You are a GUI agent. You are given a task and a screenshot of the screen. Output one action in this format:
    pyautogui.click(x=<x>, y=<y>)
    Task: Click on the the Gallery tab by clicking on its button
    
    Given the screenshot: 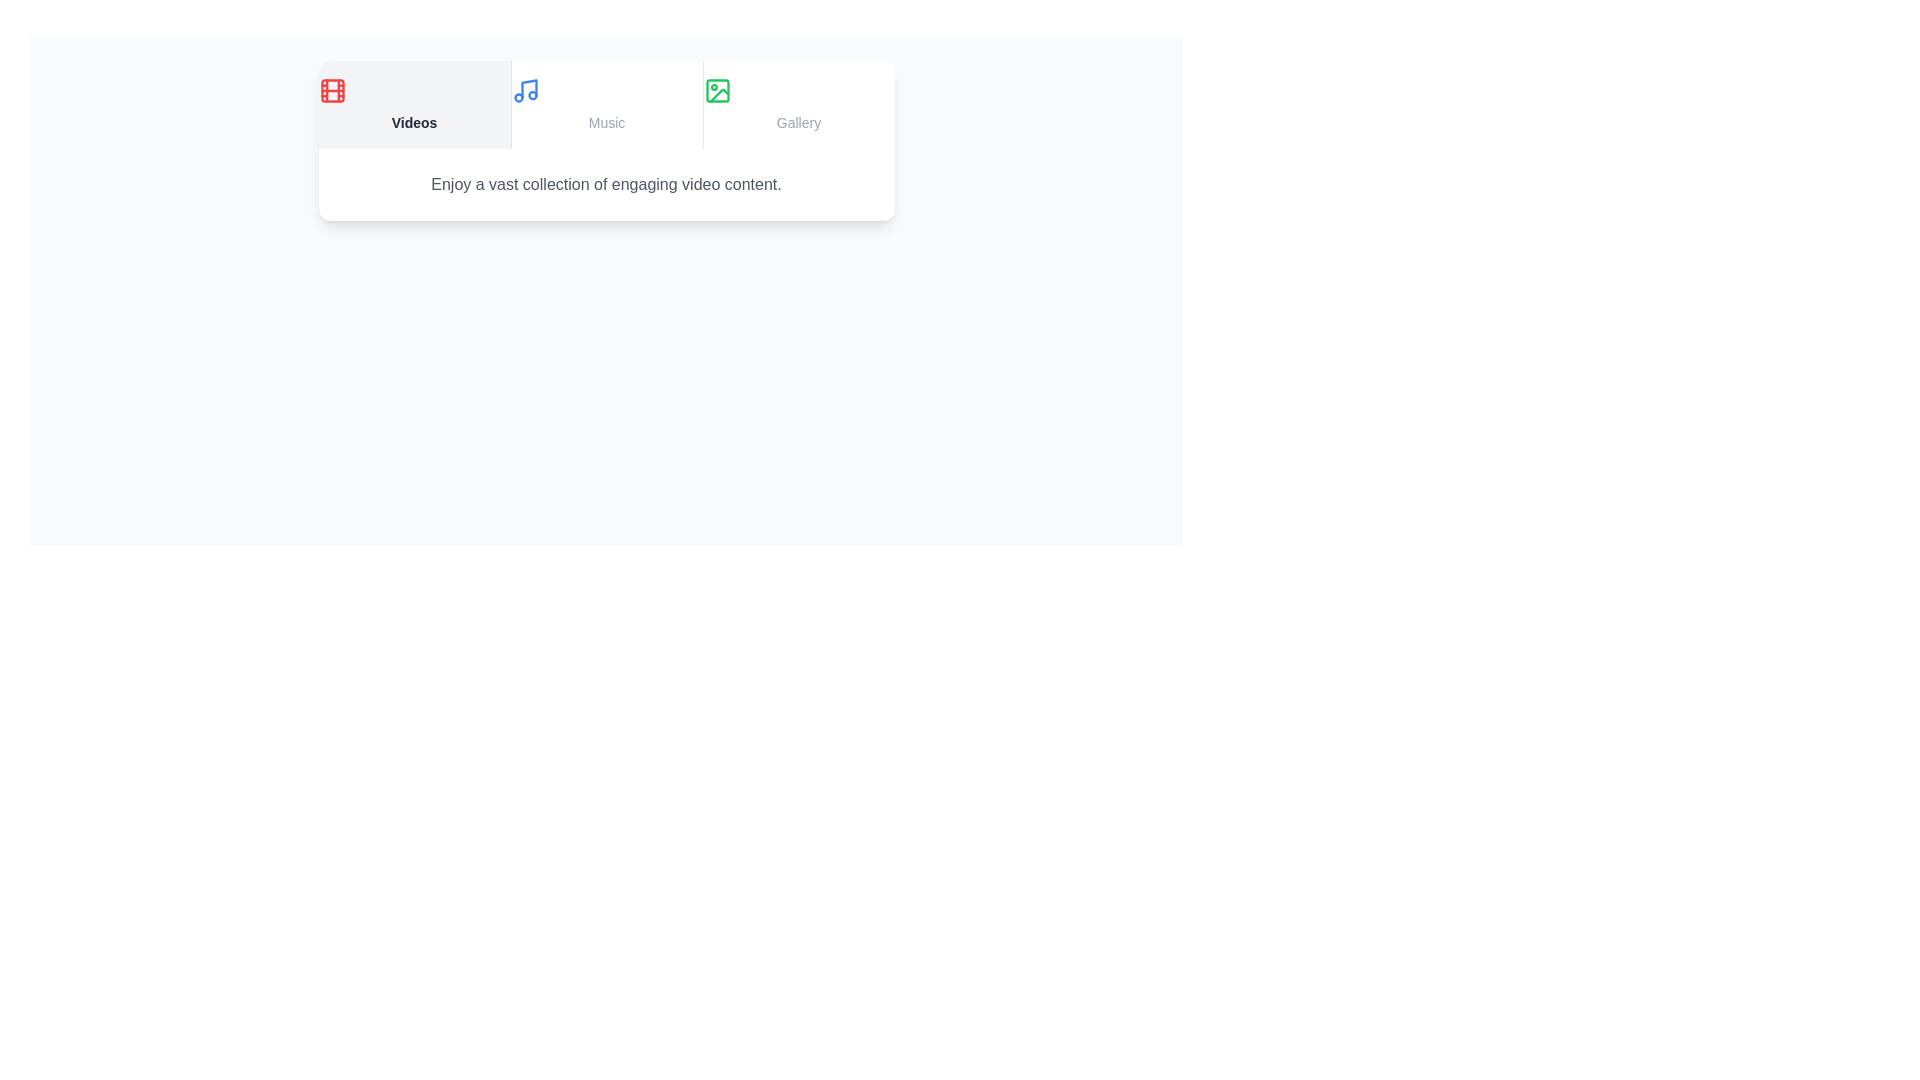 What is the action you would take?
    pyautogui.click(x=797, y=104)
    